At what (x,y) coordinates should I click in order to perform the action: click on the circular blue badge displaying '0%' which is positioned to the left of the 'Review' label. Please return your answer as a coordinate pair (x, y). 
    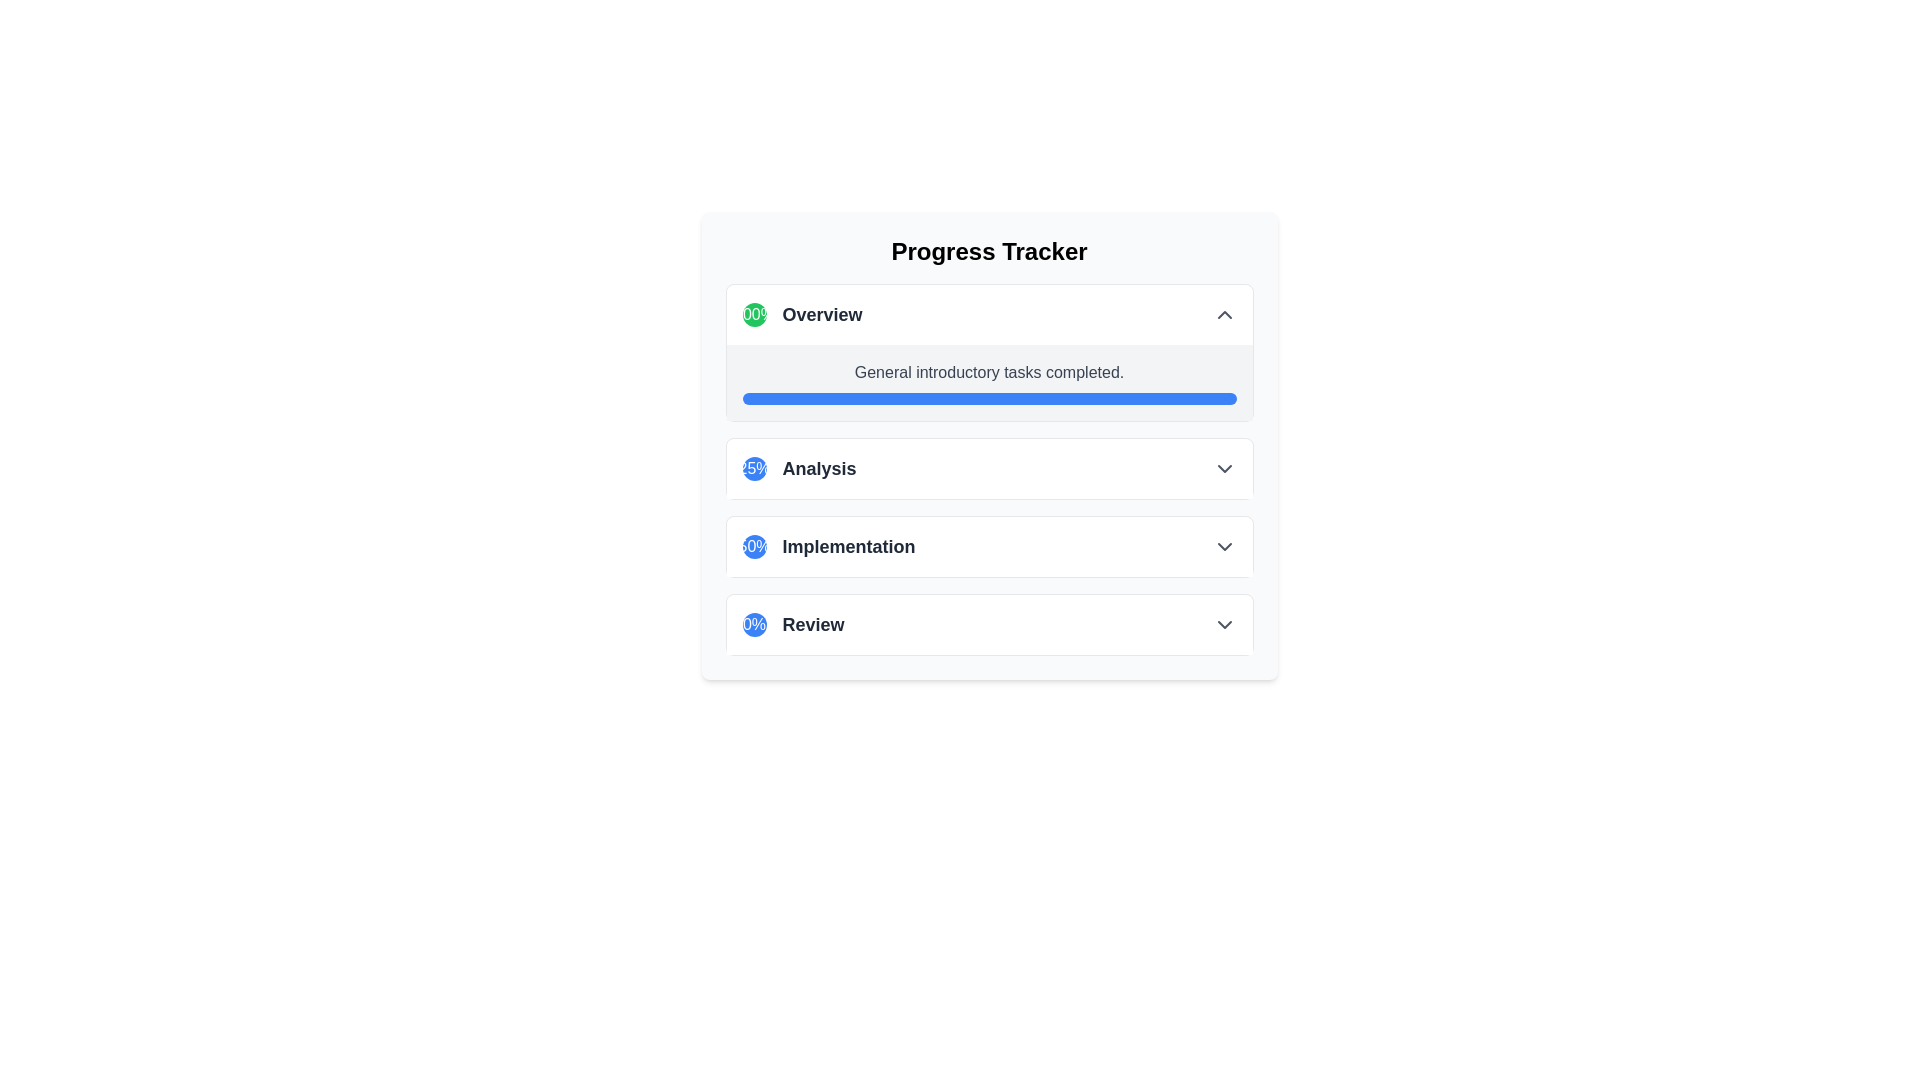
    Looking at the image, I should click on (753, 623).